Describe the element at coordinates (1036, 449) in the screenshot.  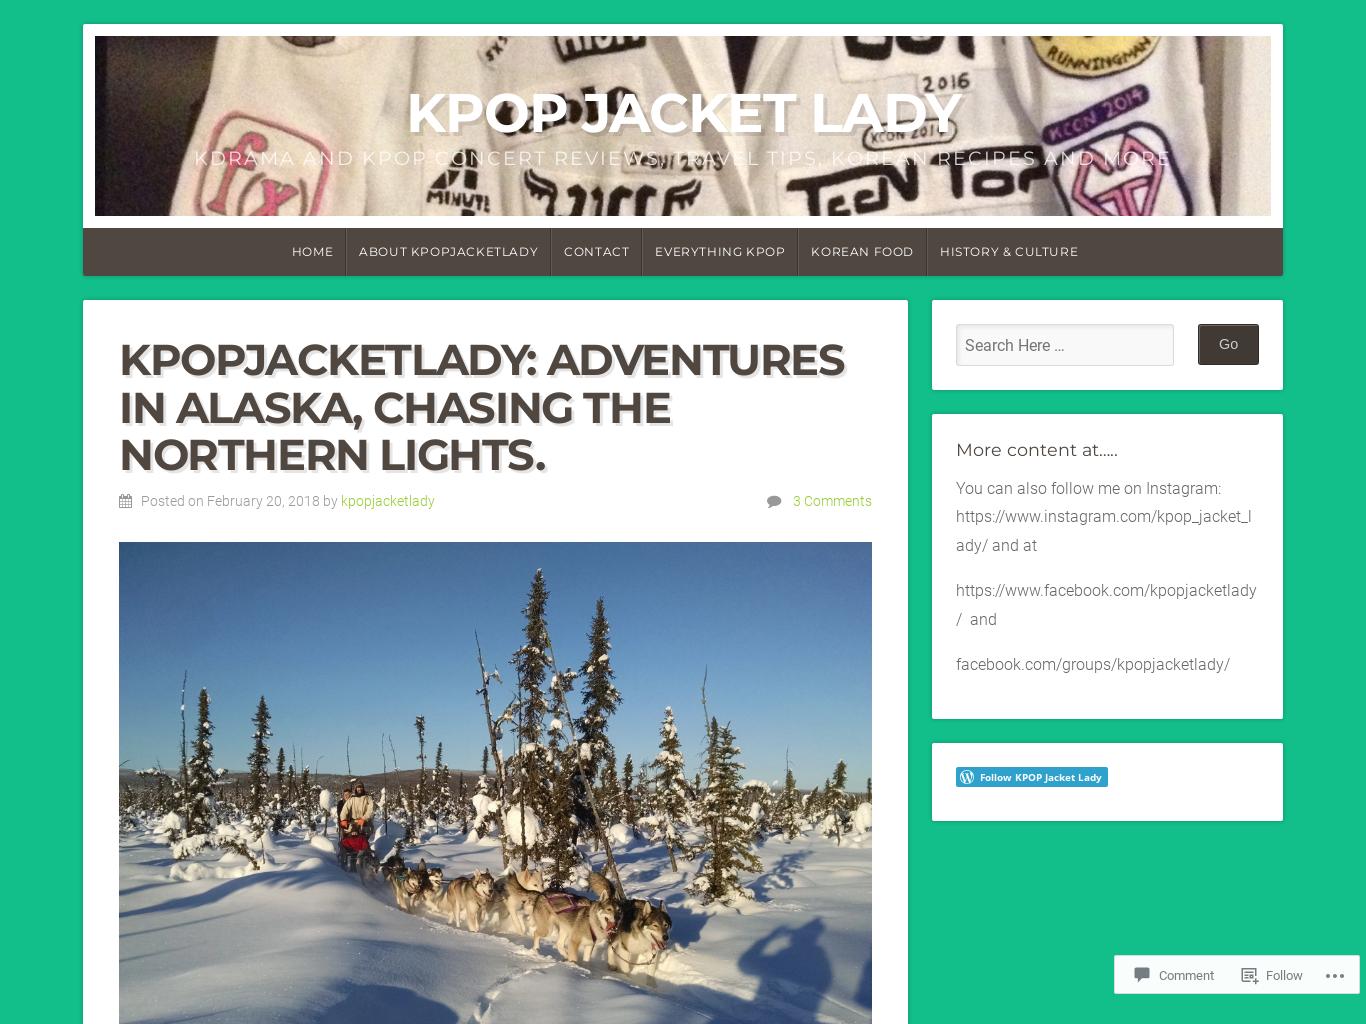
I see `'More content at…..'` at that location.